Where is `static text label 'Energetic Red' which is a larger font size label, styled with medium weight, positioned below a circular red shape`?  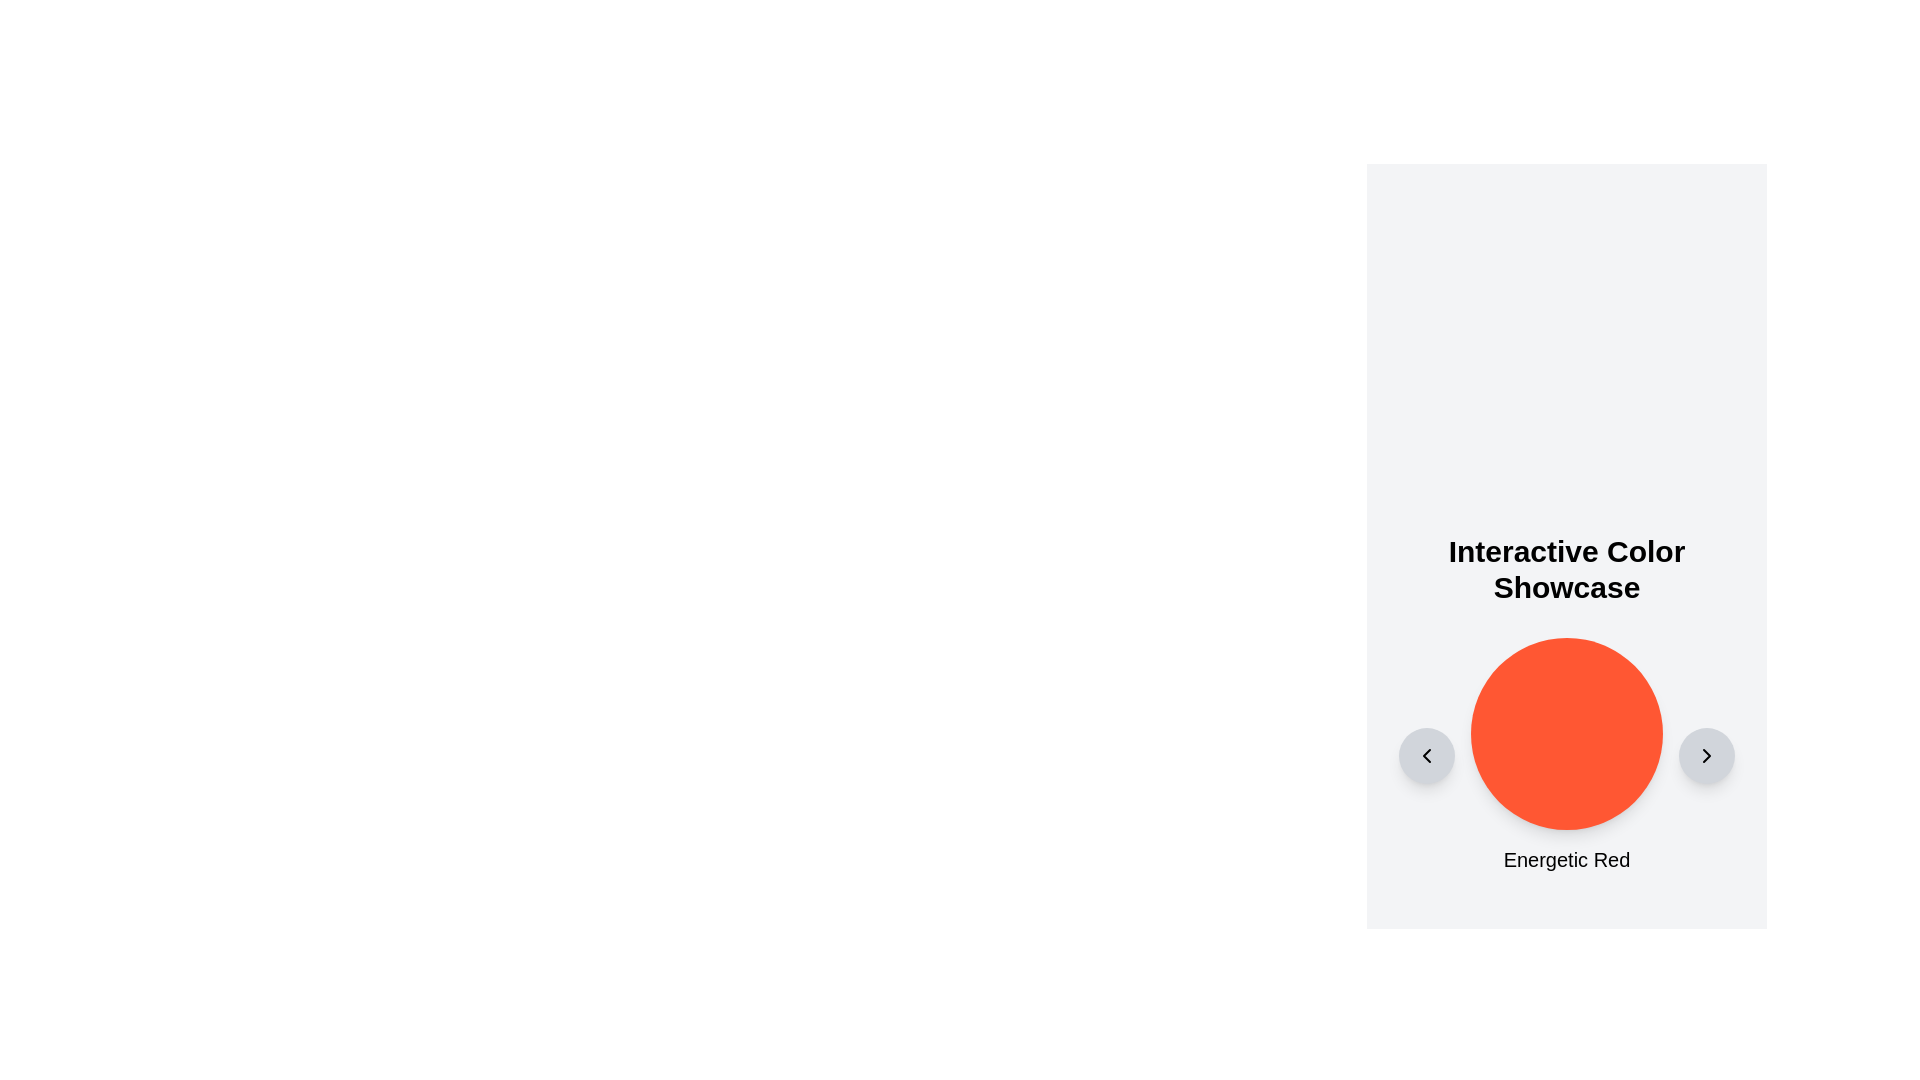
static text label 'Energetic Red' which is a larger font size label, styled with medium weight, positioned below a circular red shape is located at coordinates (1565, 859).